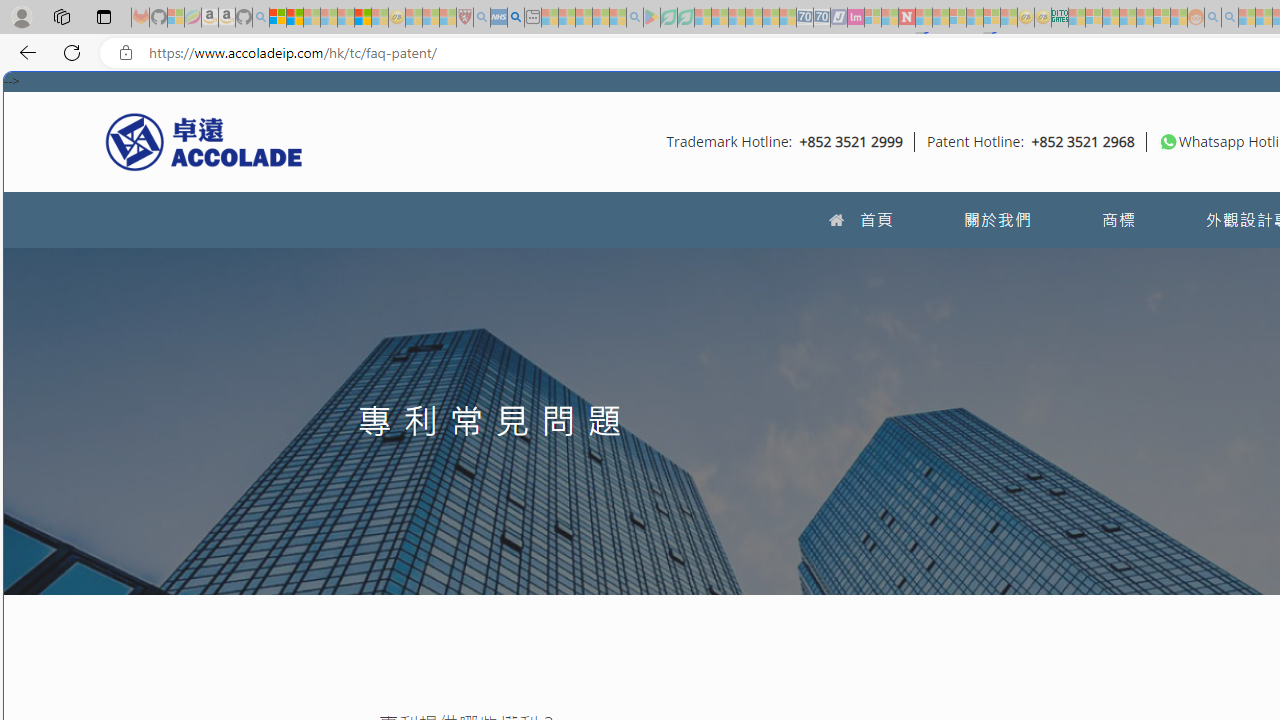 This screenshot has height=720, width=1280. I want to click on 'google - Search - Sleeping', so click(633, 17).